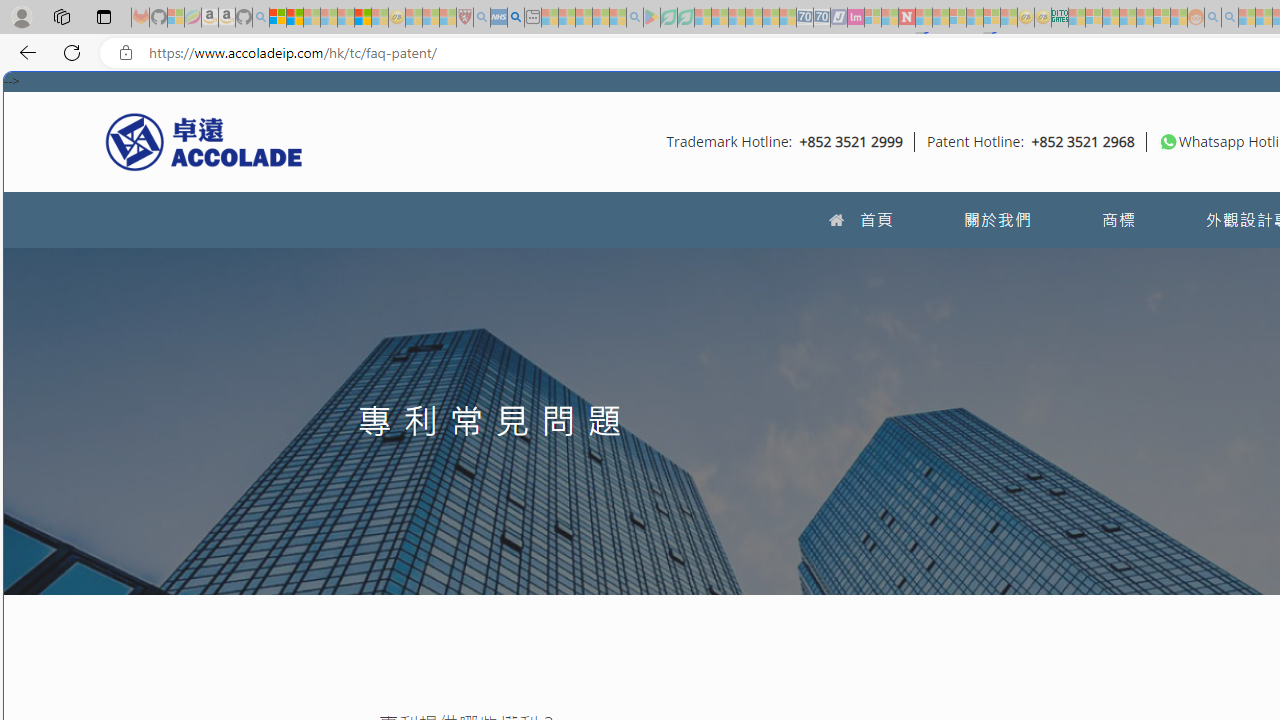 This screenshot has height=720, width=1280. I want to click on 'google - Search - Sleeping', so click(633, 17).